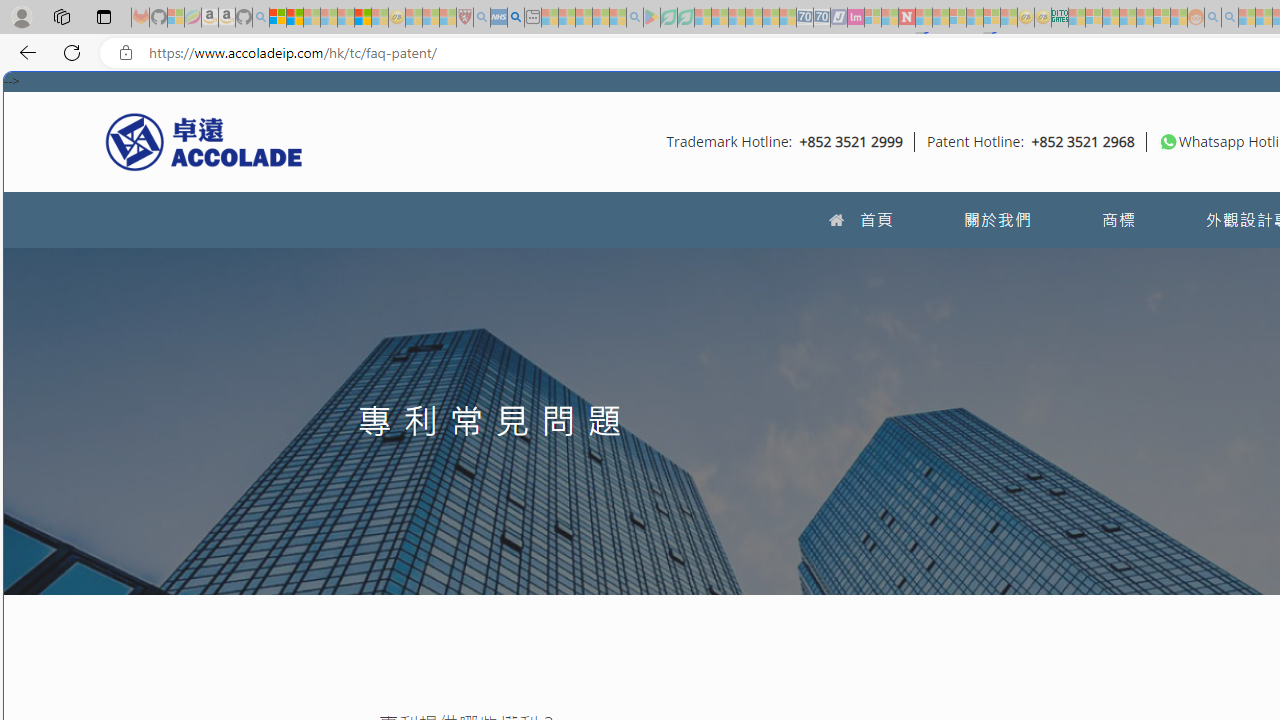 This screenshot has height=720, width=1280. I want to click on 'google - Search - Sleeping', so click(633, 17).